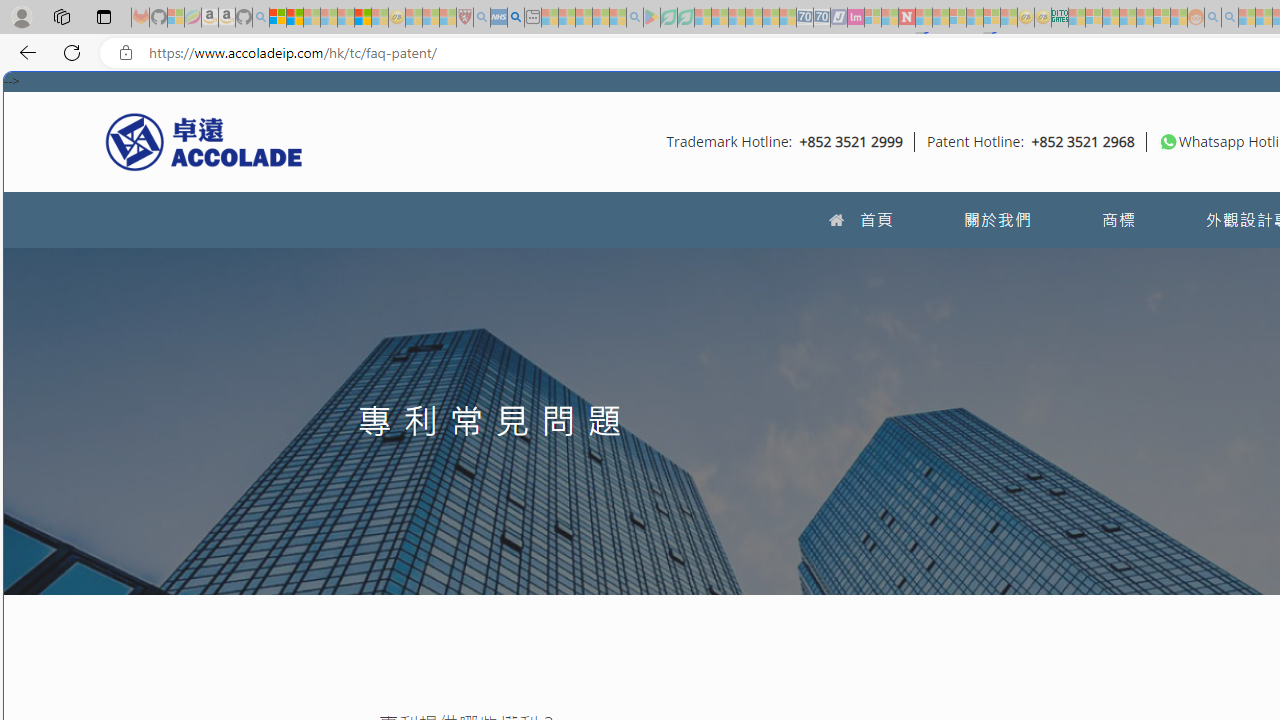 This screenshot has height=720, width=1280. I want to click on 'google - Search - Sleeping', so click(633, 17).